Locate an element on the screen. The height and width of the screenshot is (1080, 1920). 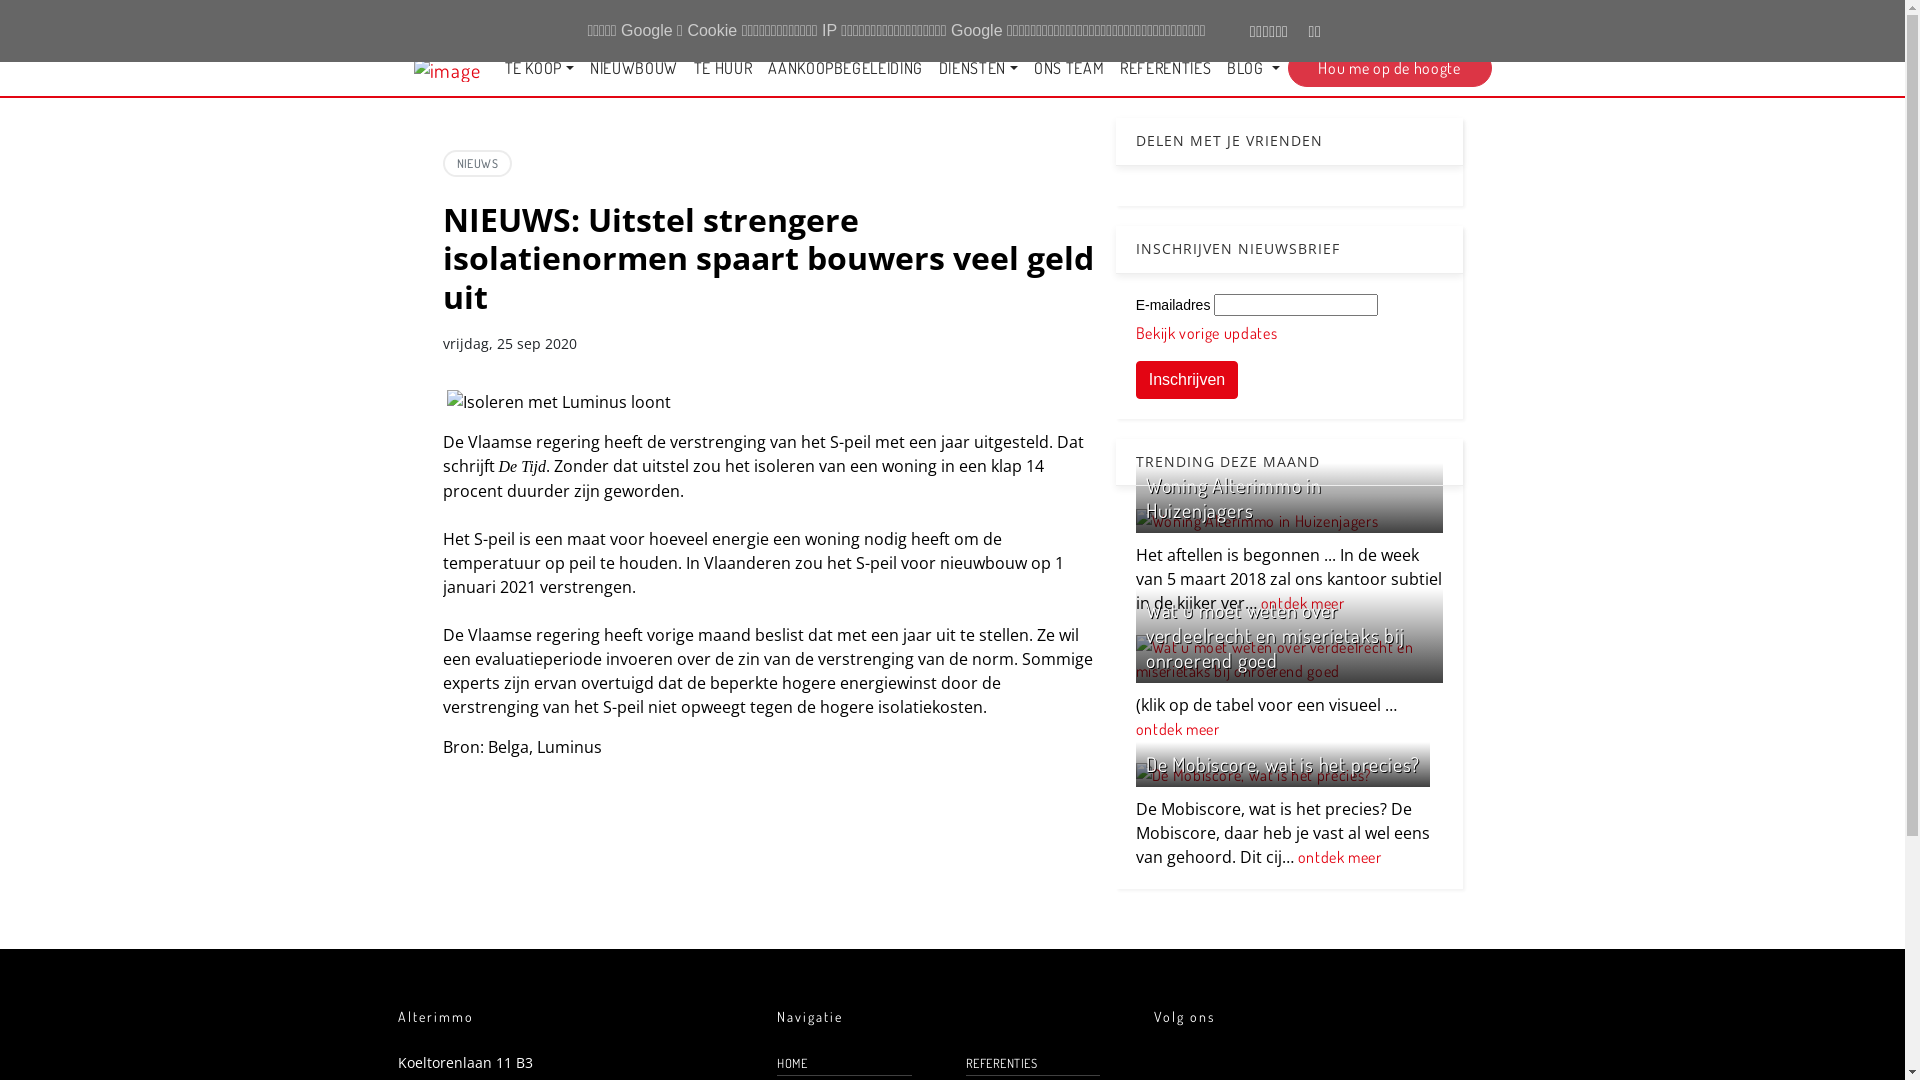
'ontdek meer' is located at coordinates (1339, 855).